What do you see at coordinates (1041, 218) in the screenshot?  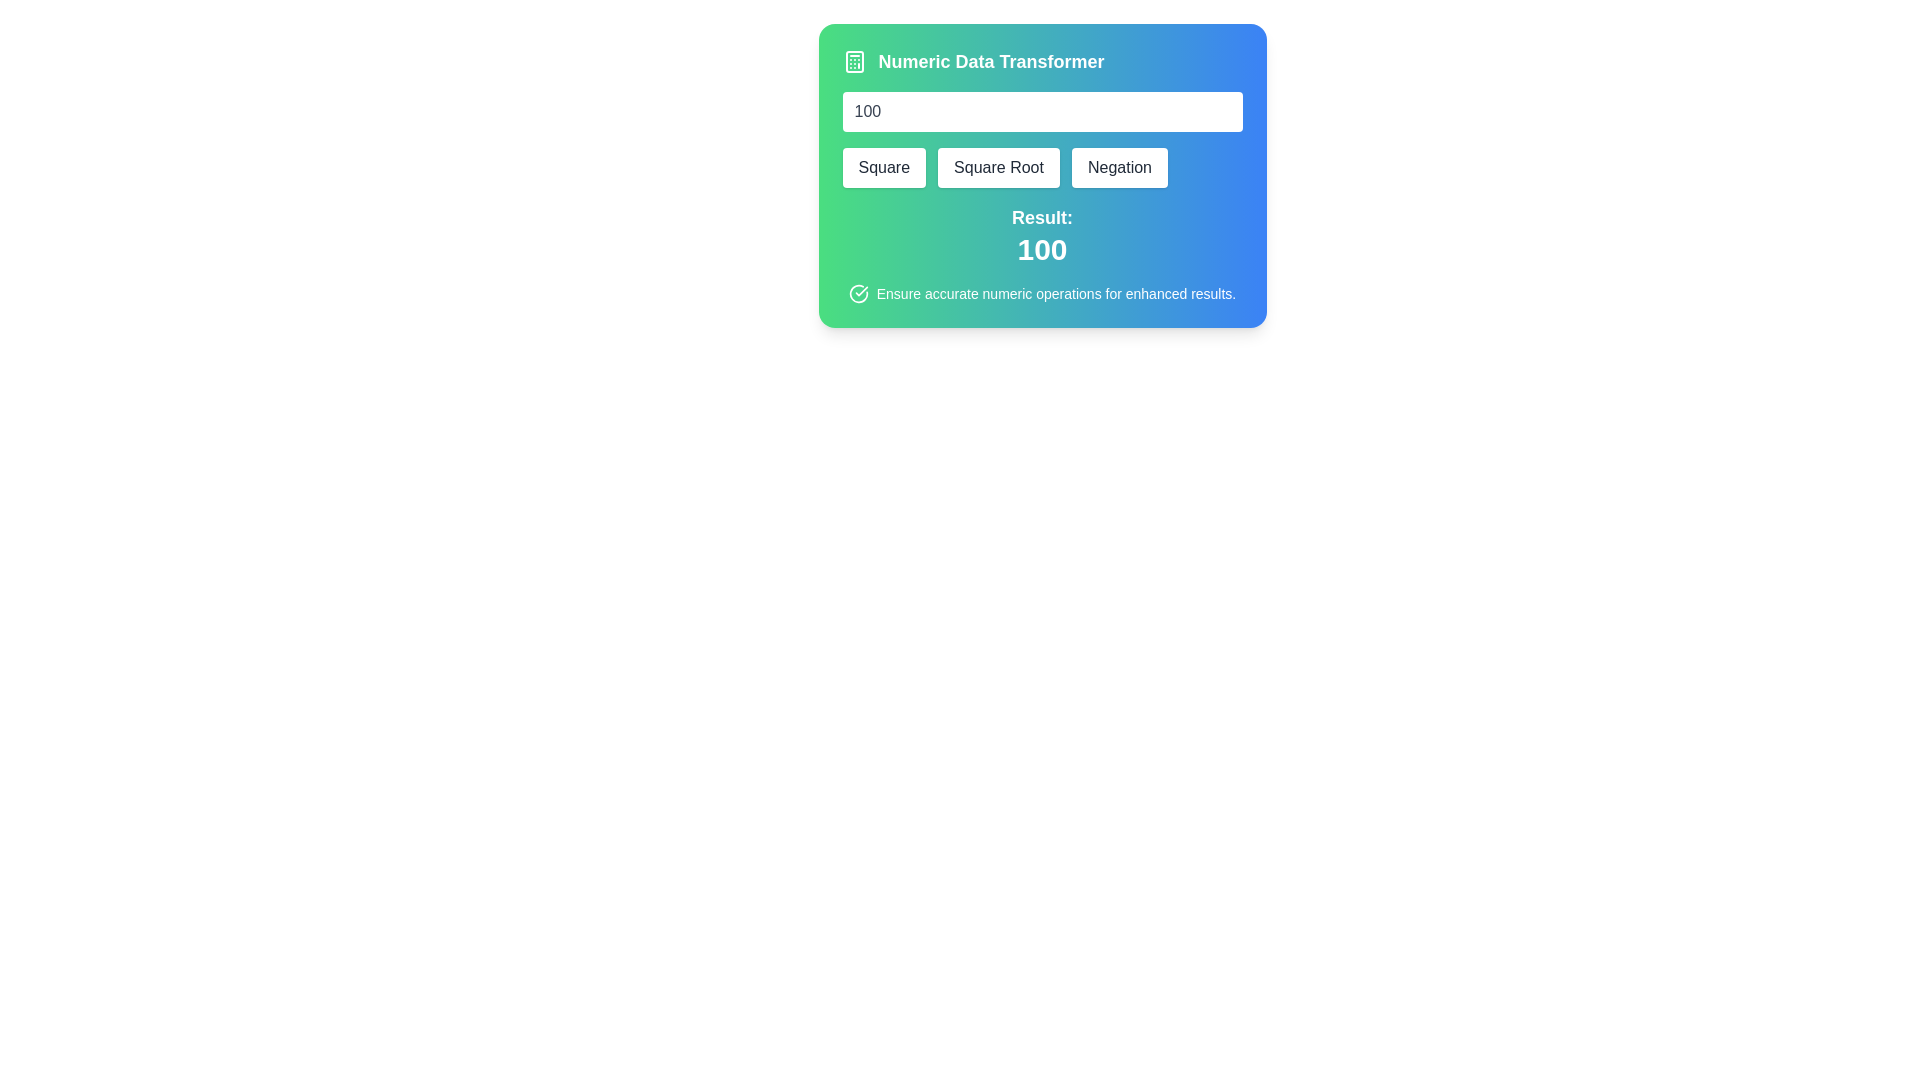 I see `the Text label that denotes the meaning of the value displayed below it, positioned above the bold '100' text element` at bounding box center [1041, 218].